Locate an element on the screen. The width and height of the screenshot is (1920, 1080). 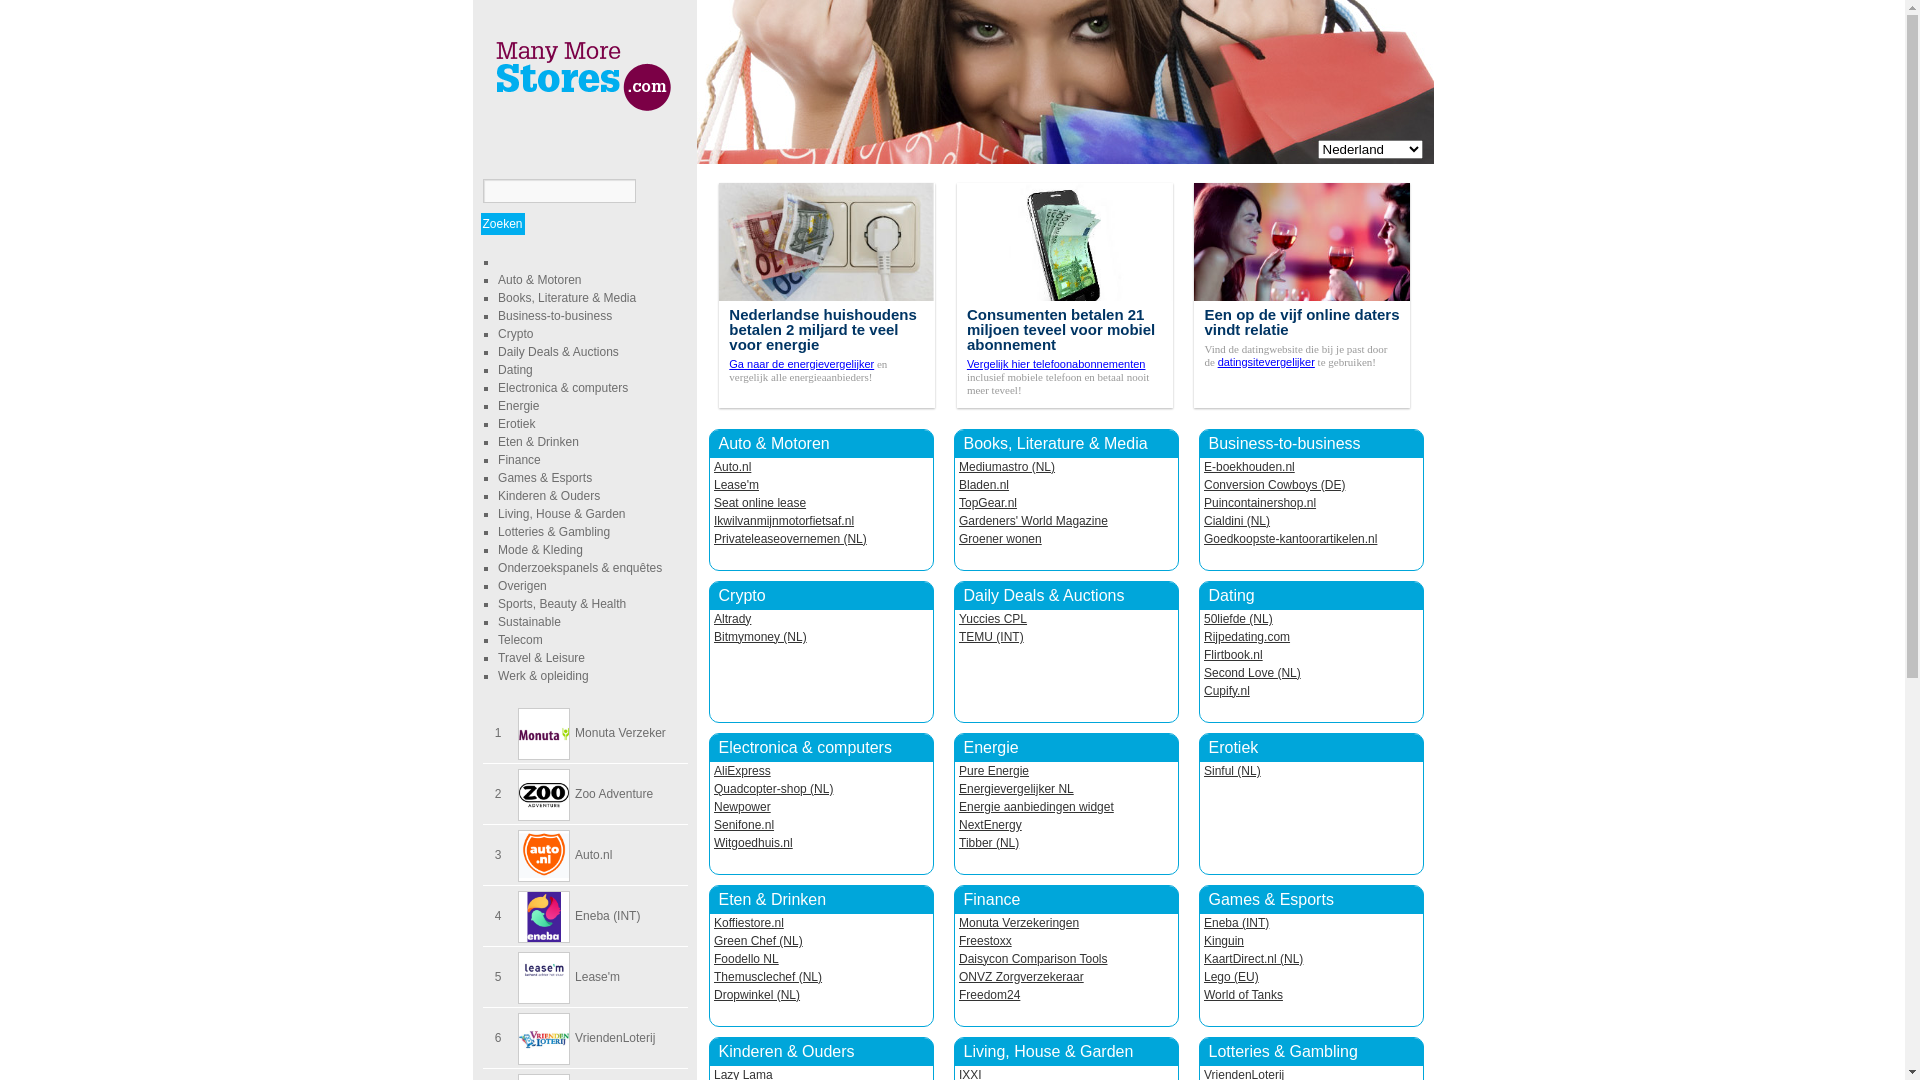
'AliExpress' is located at coordinates (714, 770).